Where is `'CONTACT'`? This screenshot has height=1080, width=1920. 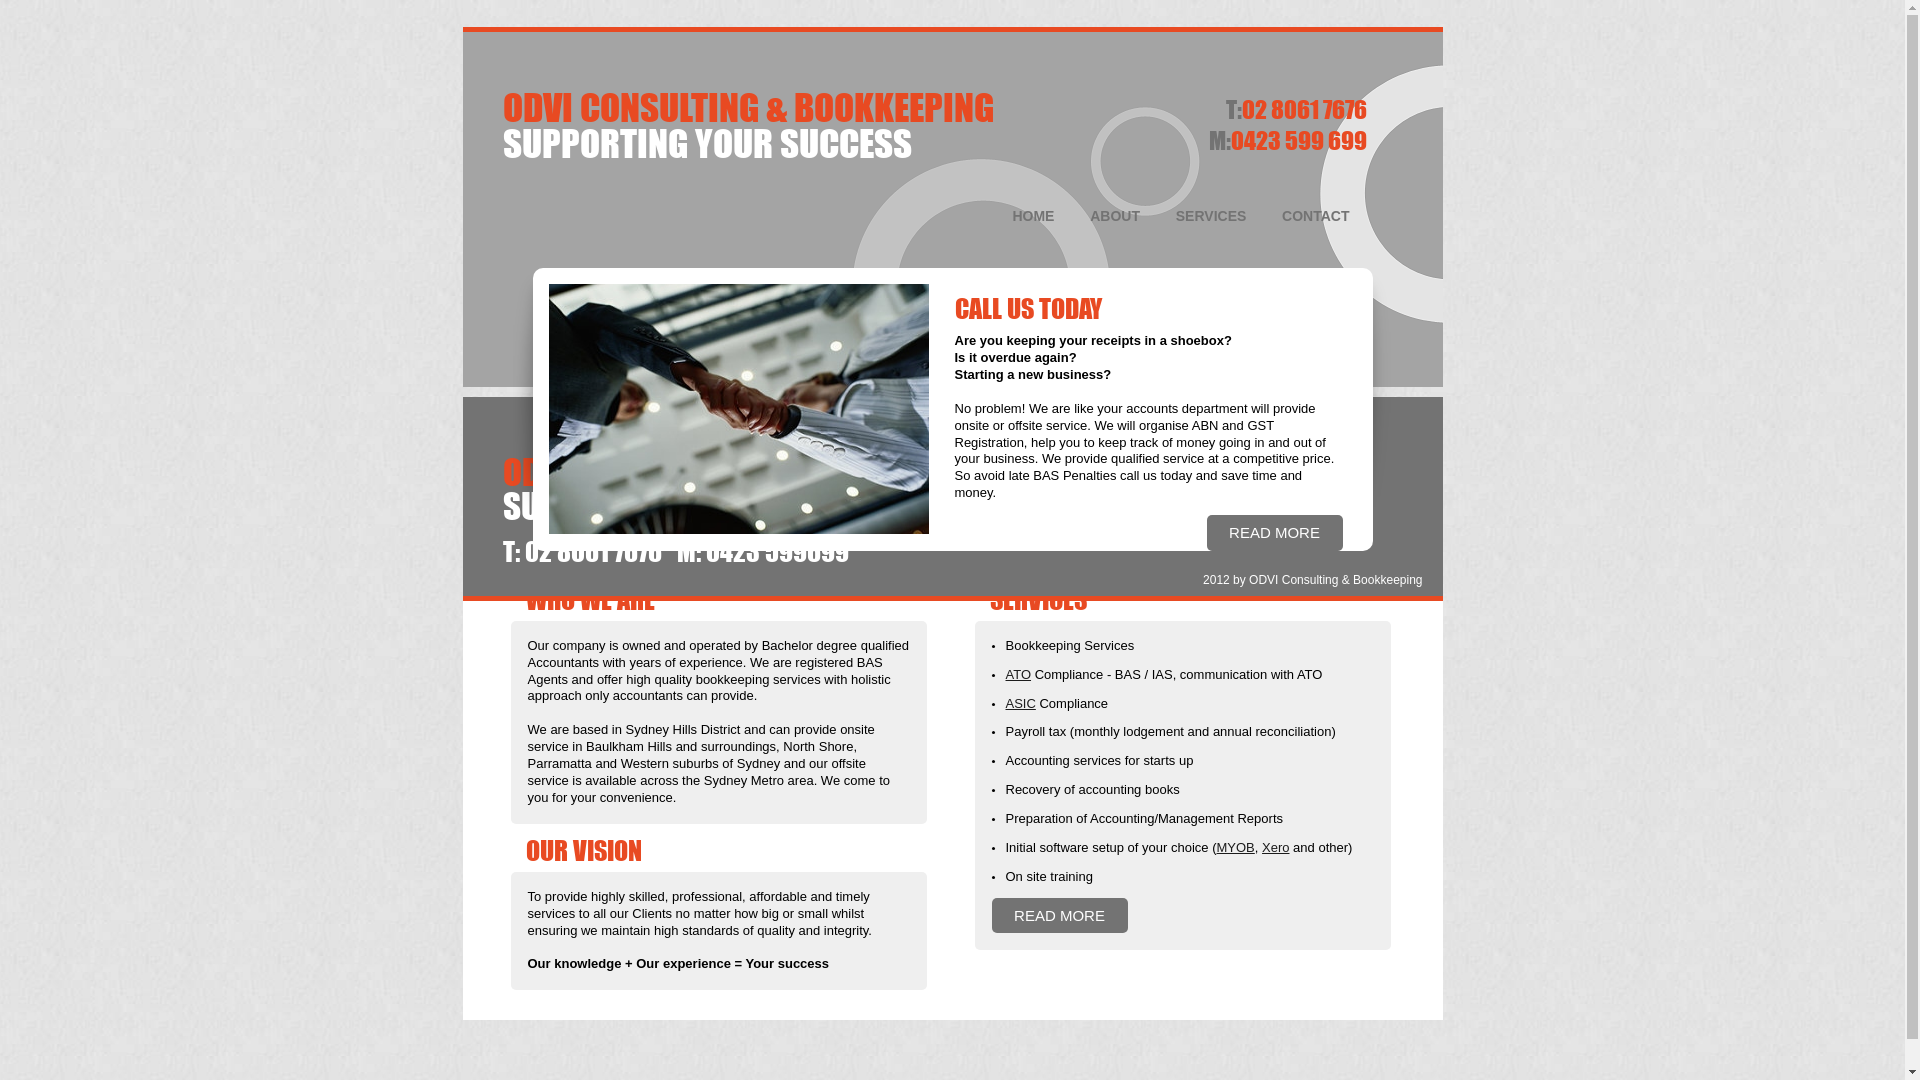 'CONTACT' is located at coordinates (1315, 428).